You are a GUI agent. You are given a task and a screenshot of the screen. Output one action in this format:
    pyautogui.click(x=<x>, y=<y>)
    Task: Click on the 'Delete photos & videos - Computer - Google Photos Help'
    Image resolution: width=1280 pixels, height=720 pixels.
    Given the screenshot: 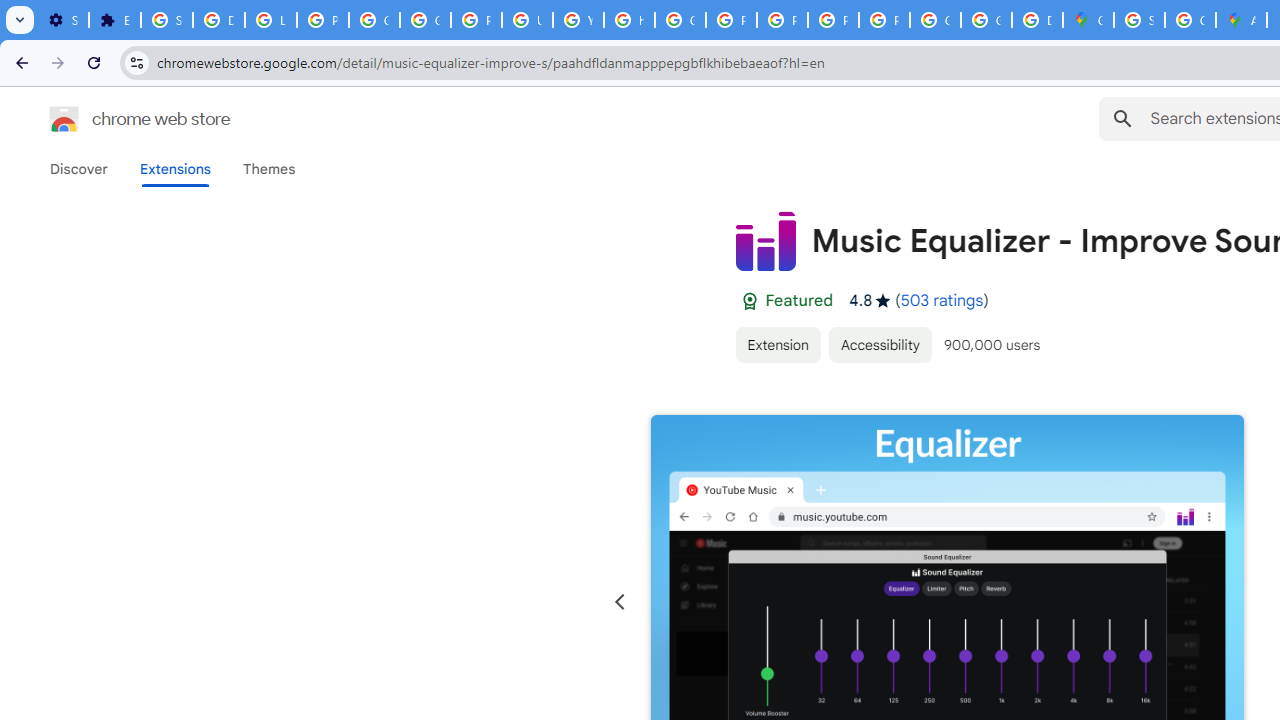 What is the action you would take?
    pyautogui.click(x=218, y=20)
    